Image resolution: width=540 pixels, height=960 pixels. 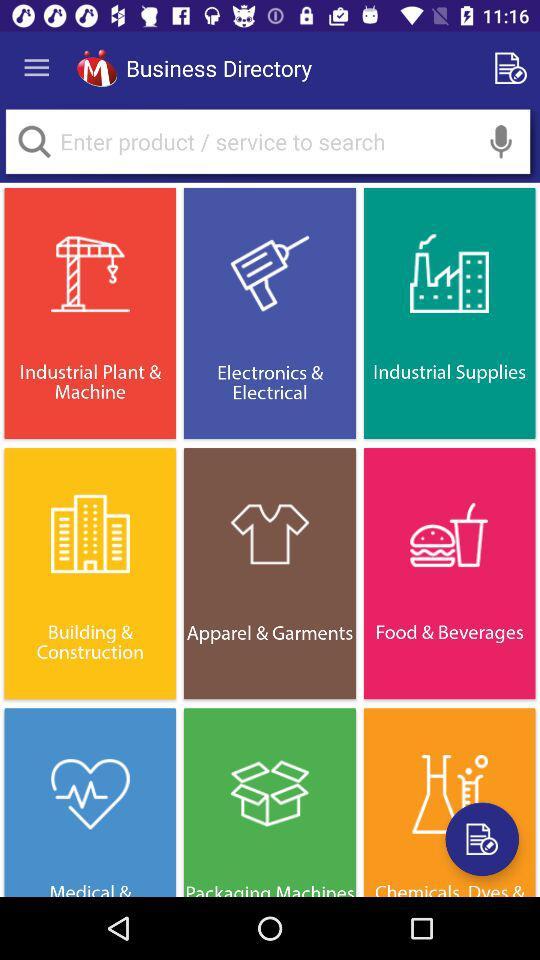 I want to click on register a new product or service, so click(x=481, y=839).